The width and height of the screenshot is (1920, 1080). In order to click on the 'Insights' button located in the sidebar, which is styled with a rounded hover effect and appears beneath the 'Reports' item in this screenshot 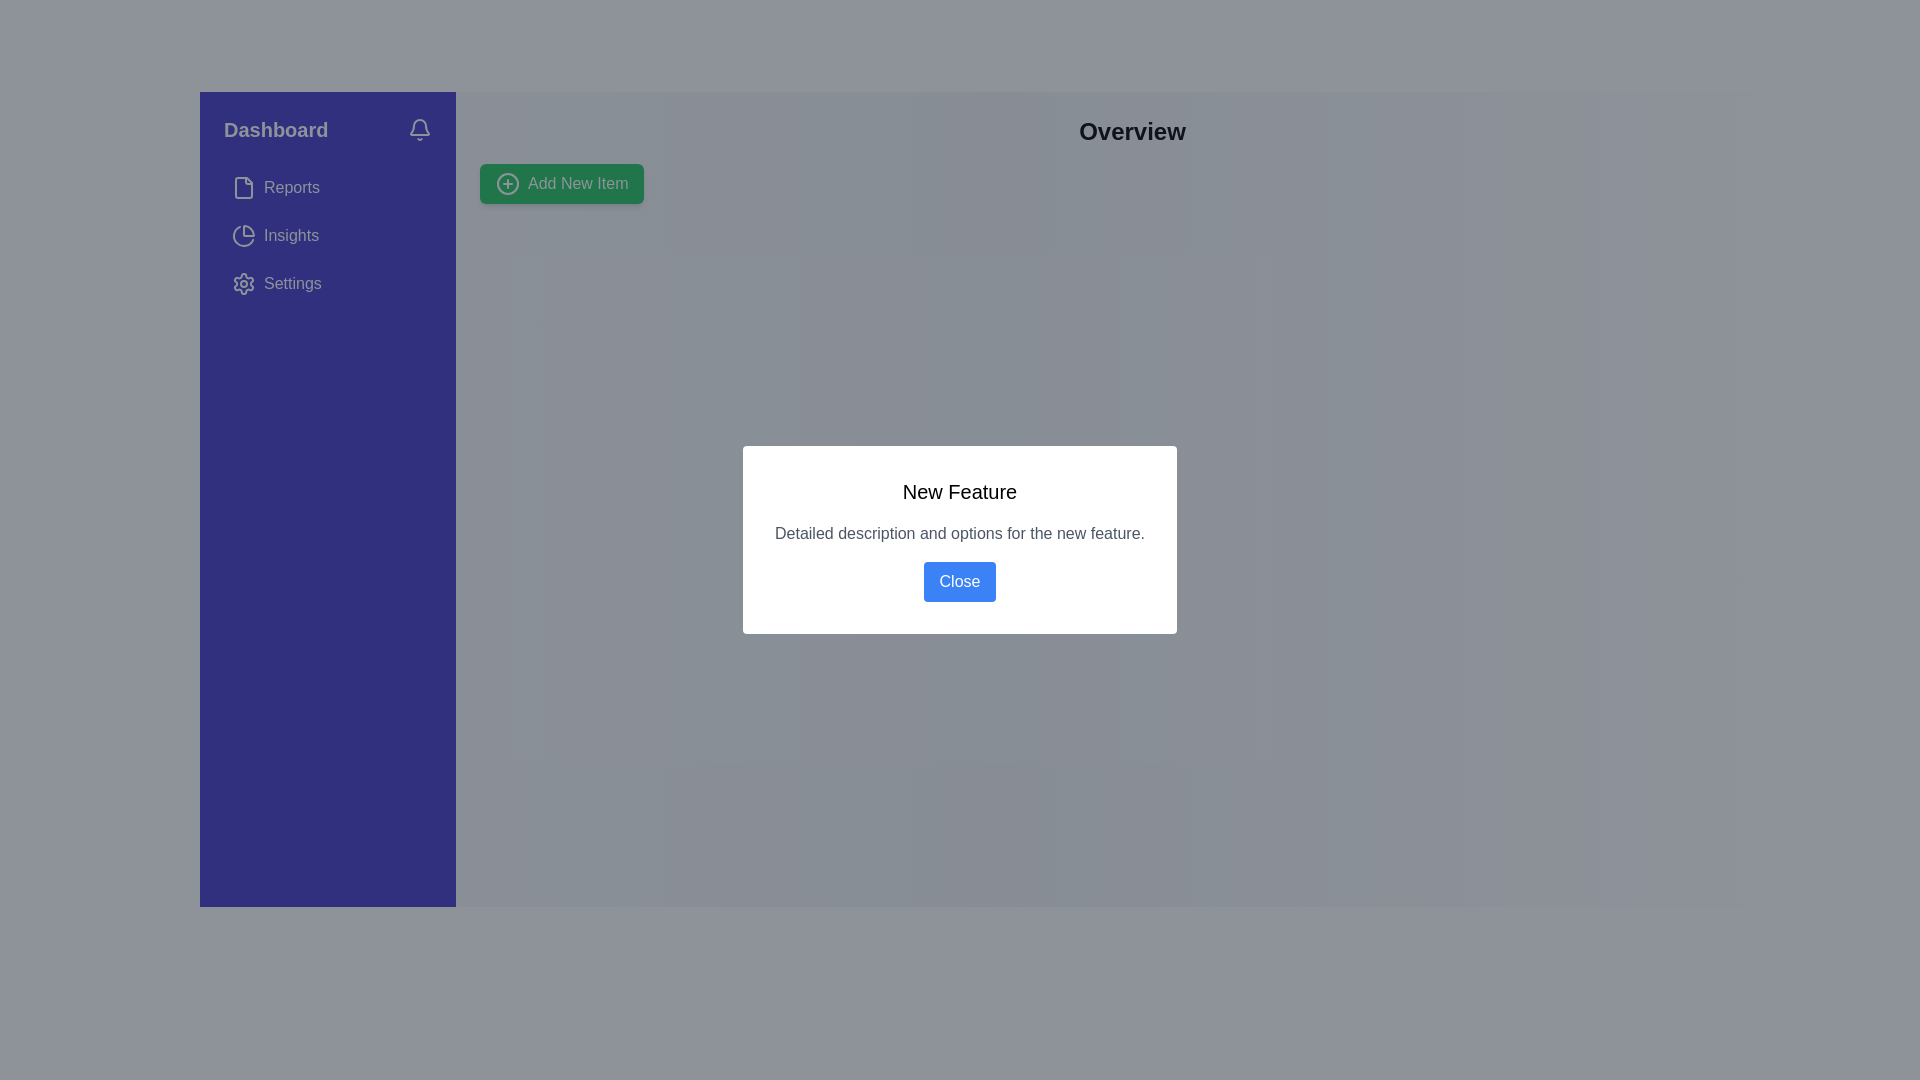, I will do `click(274, 234)`.